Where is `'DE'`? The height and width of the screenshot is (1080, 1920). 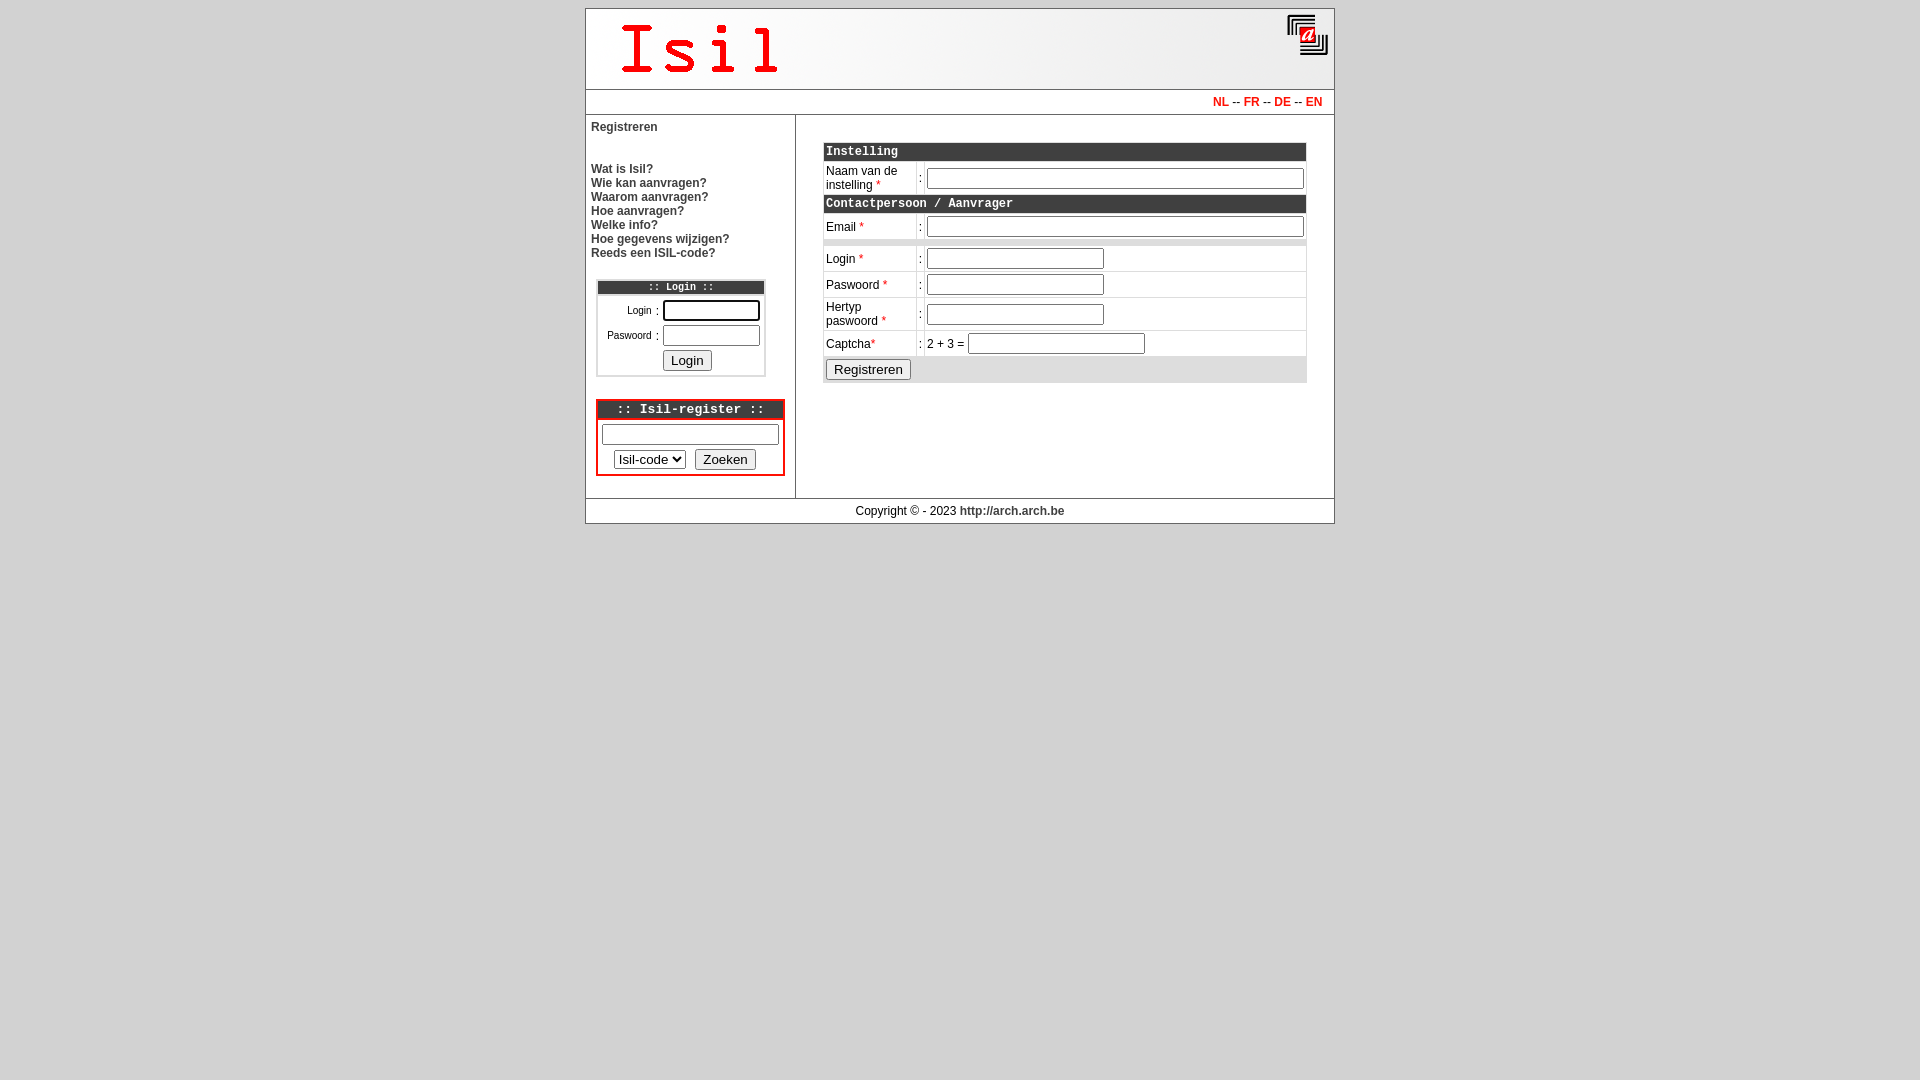
'DE' is located at coordinates (1282, 101).